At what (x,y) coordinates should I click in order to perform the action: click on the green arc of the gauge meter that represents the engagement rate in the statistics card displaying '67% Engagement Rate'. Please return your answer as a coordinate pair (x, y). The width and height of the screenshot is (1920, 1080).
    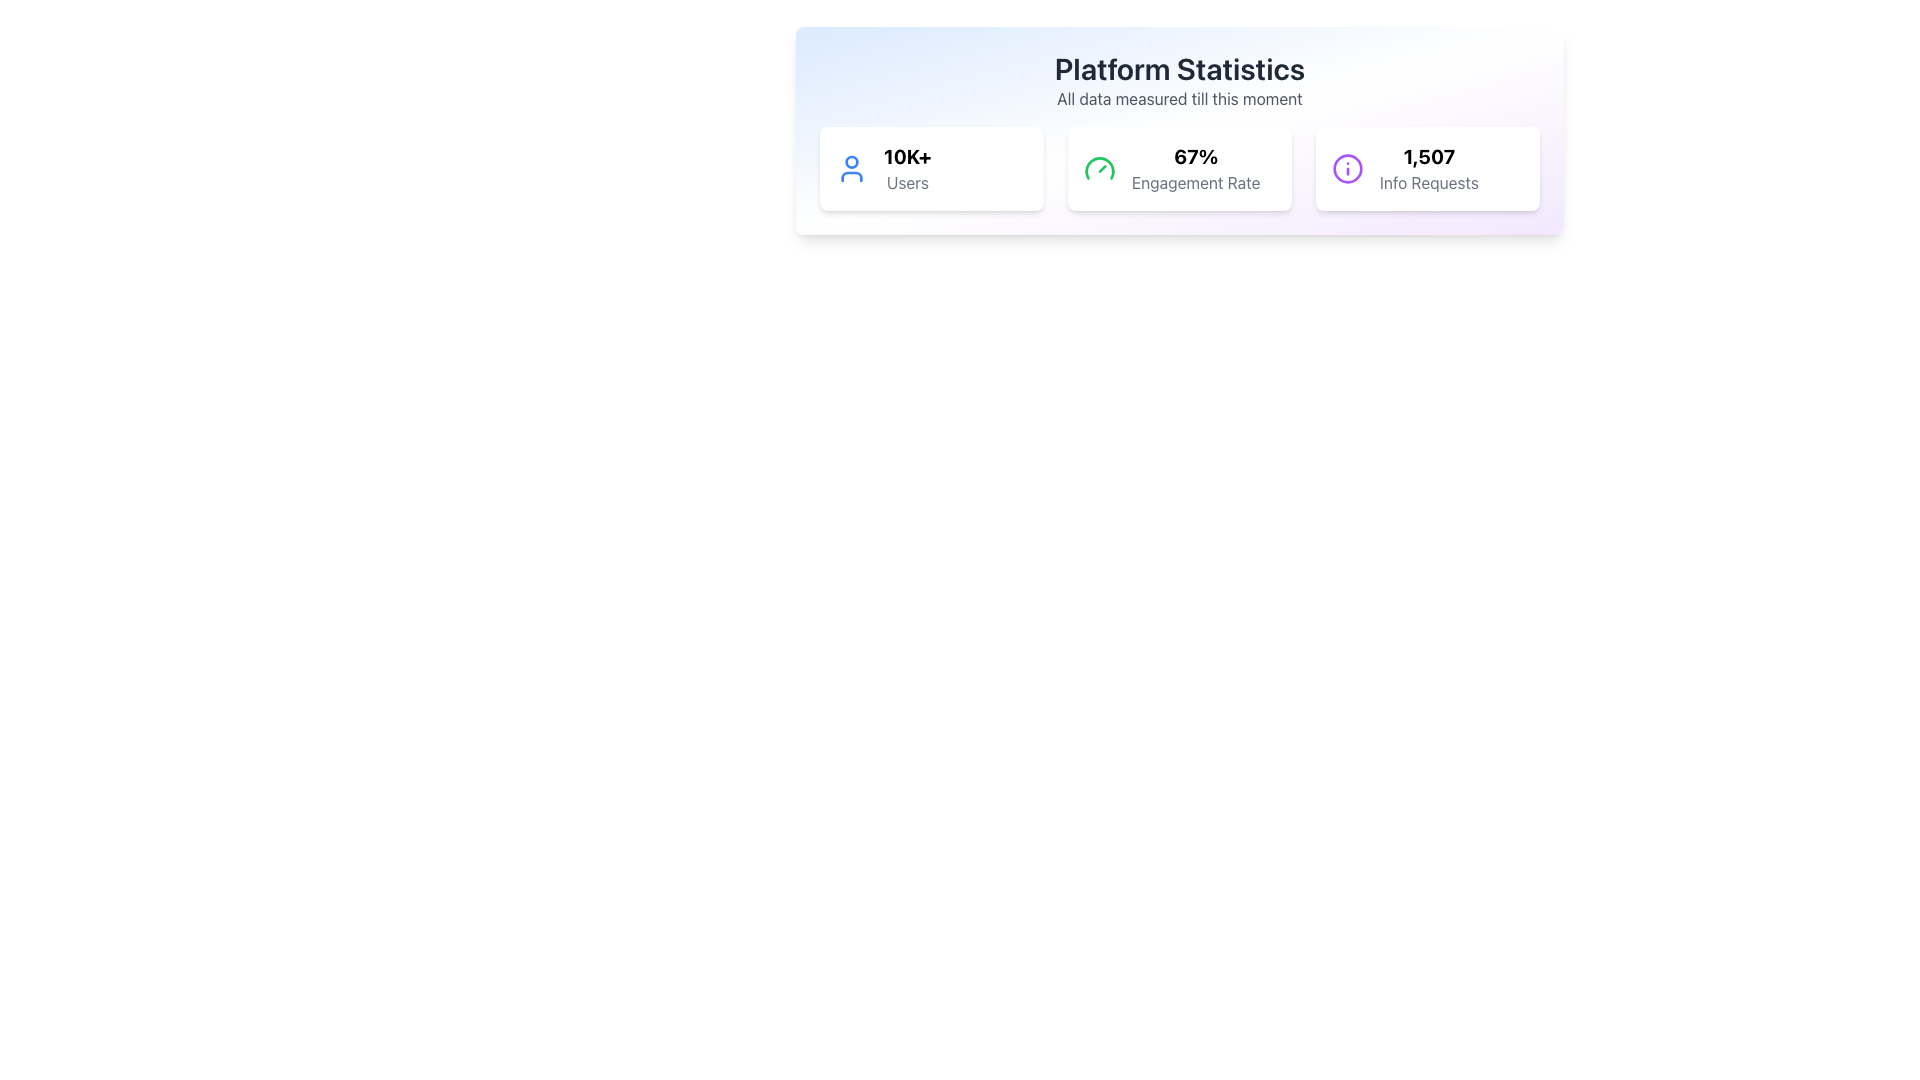
    Looking at the image, I should click on (1098, 167).